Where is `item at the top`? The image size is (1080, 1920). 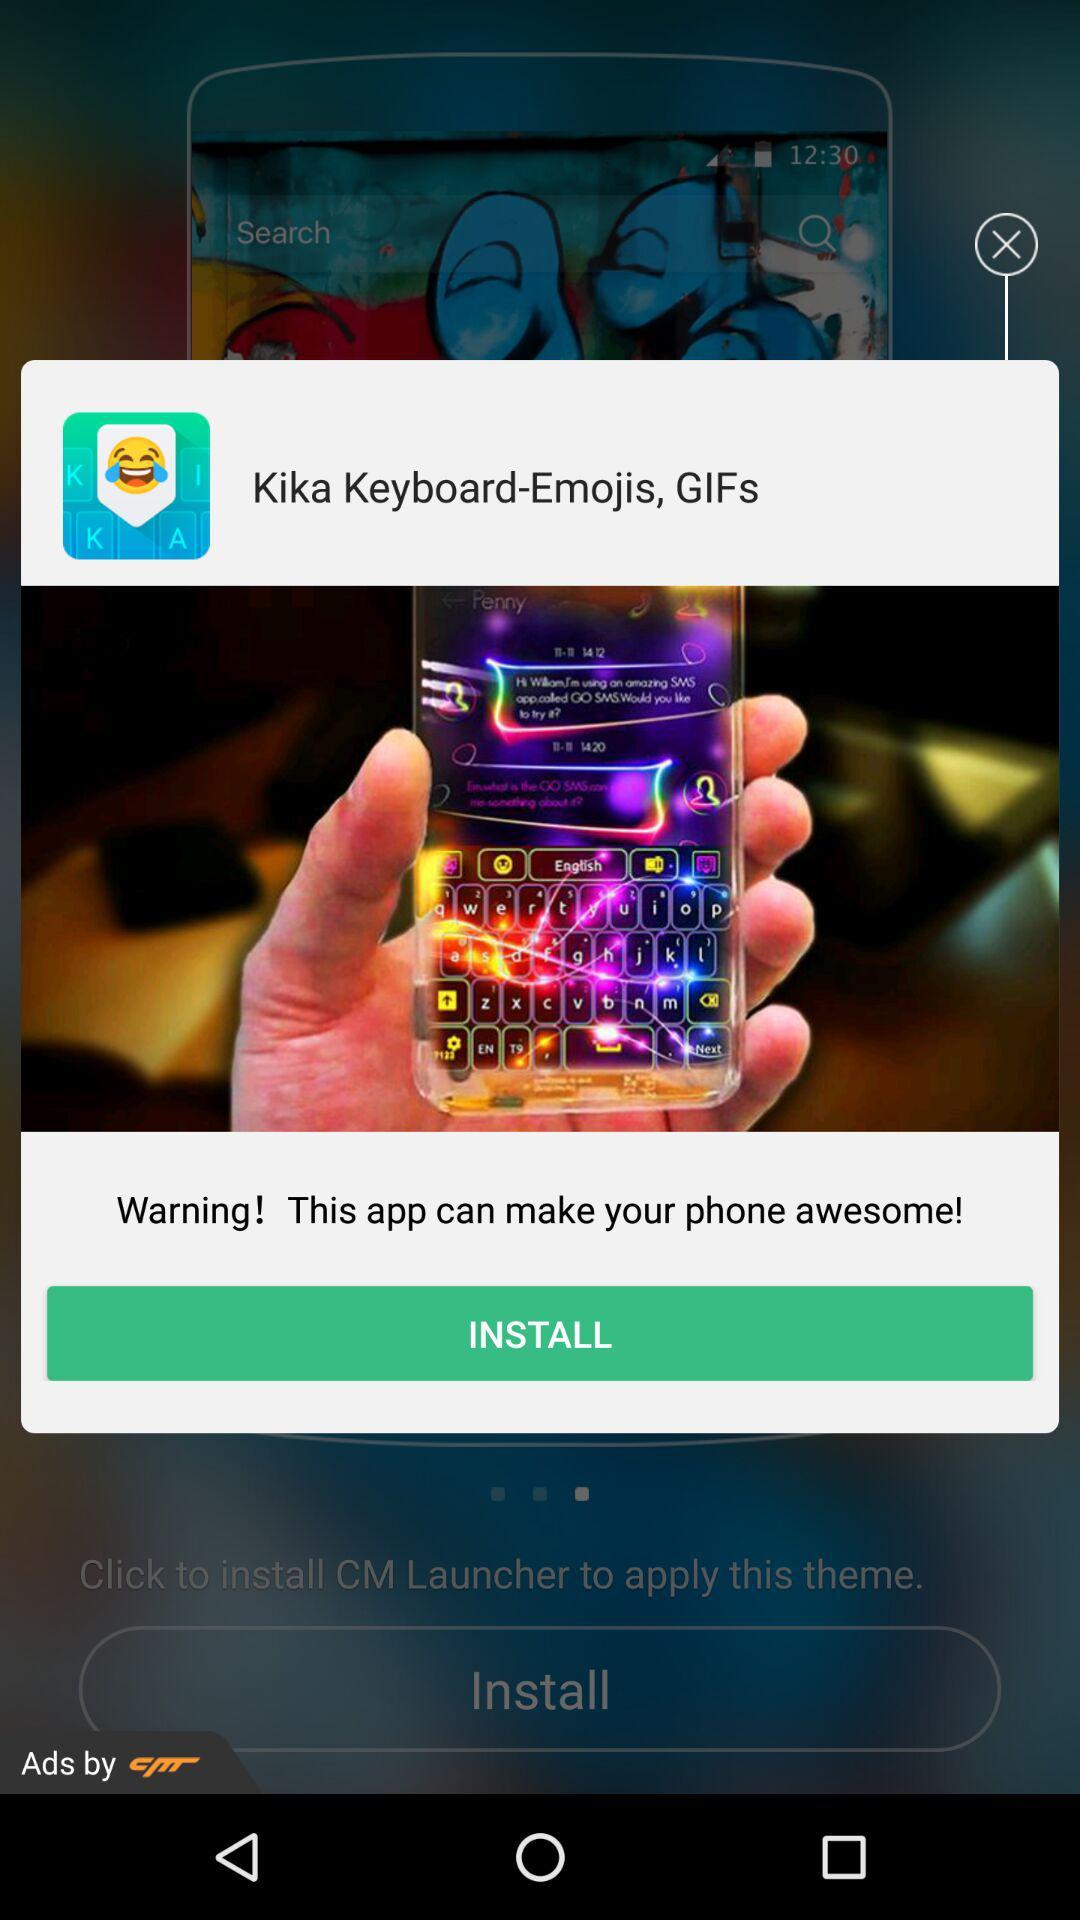
item at the top is located at coordinates (504, 485).